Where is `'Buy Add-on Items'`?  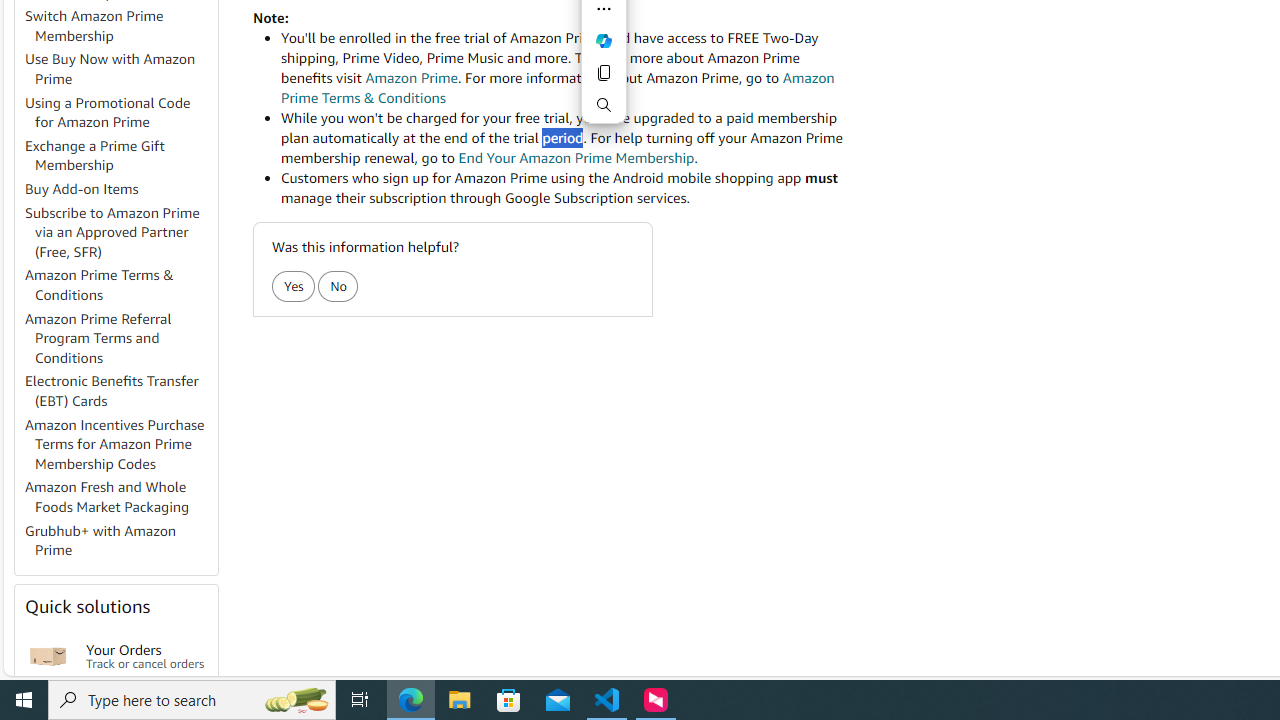
'Buy Add-on Items' is located at coordinates (119, 190).